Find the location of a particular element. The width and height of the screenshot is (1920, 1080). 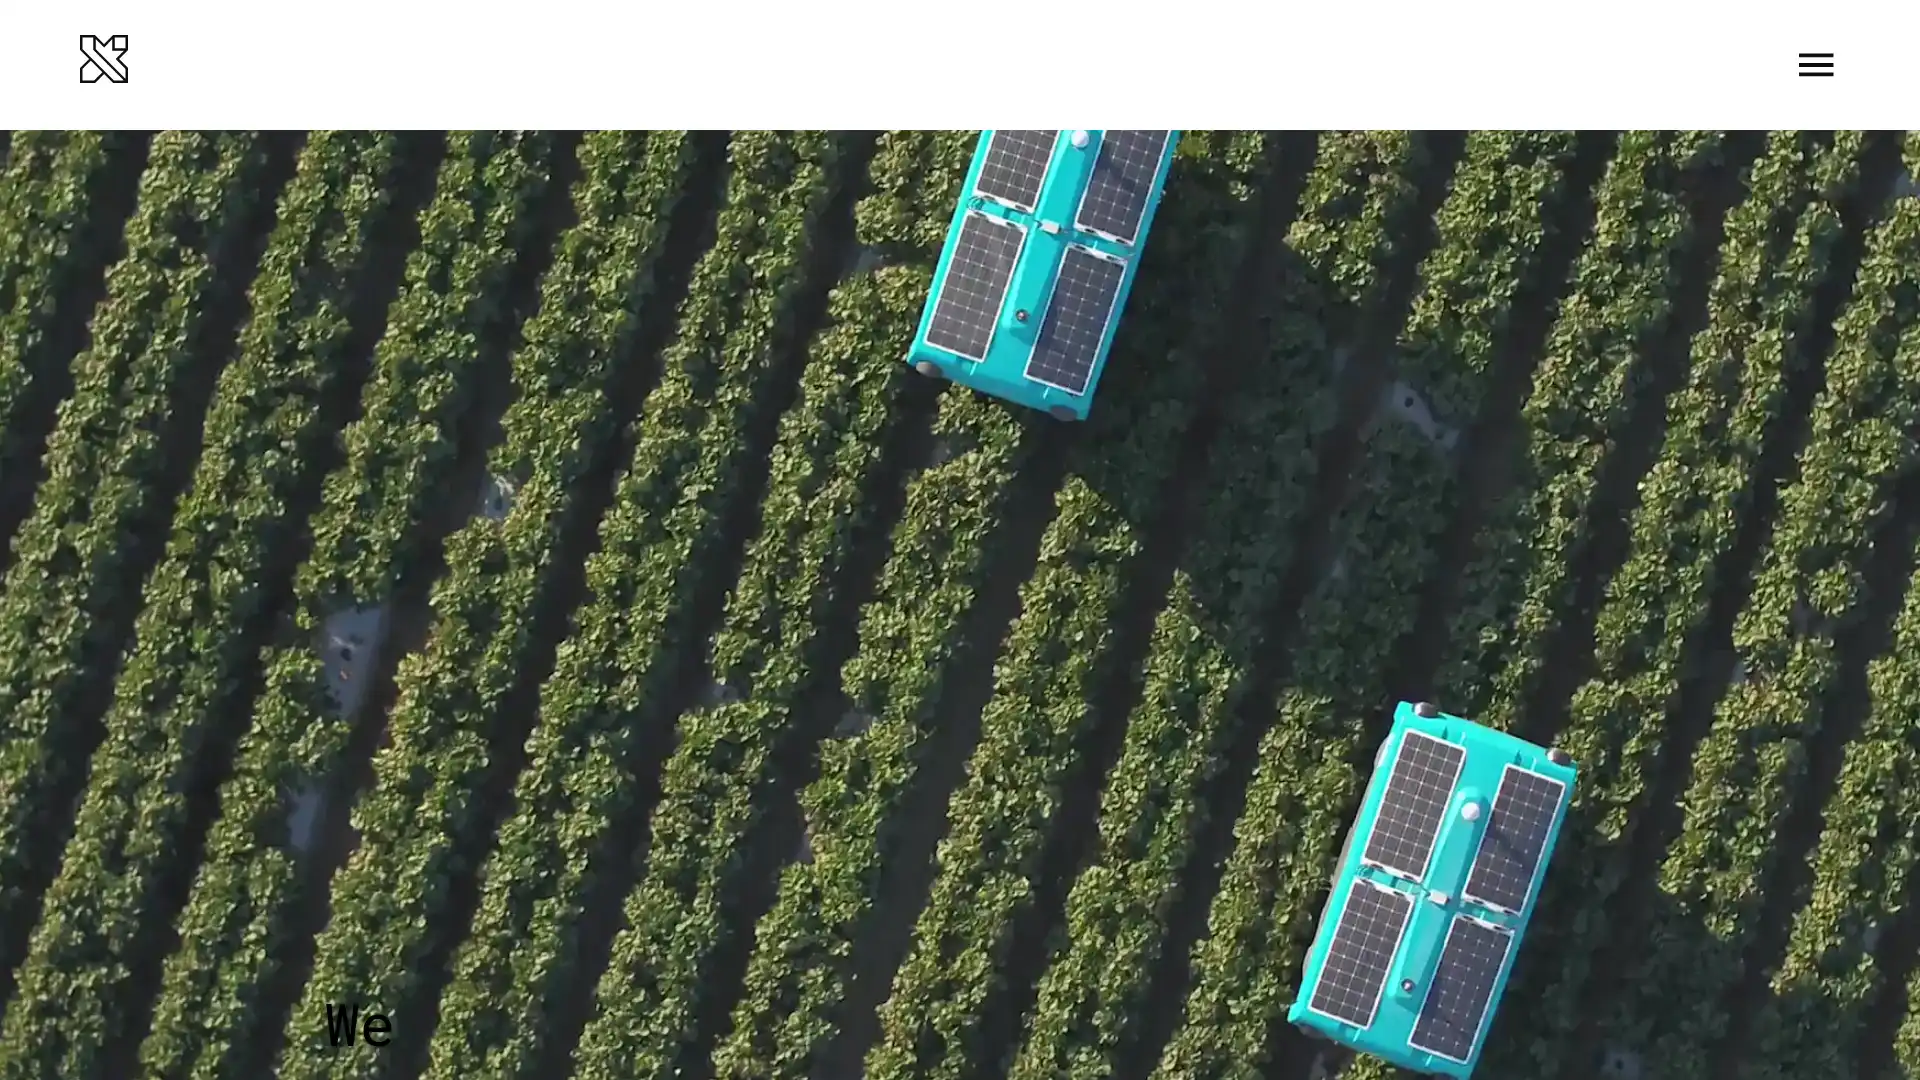

Dandelion graduates Dandelion, a project using geothermal energy to sustainably and affordably heat and cool homes, graduates from X as an independent company outside Alphabet and begins offering services in the northeastern United States. is located at coordinates (1013, 748).